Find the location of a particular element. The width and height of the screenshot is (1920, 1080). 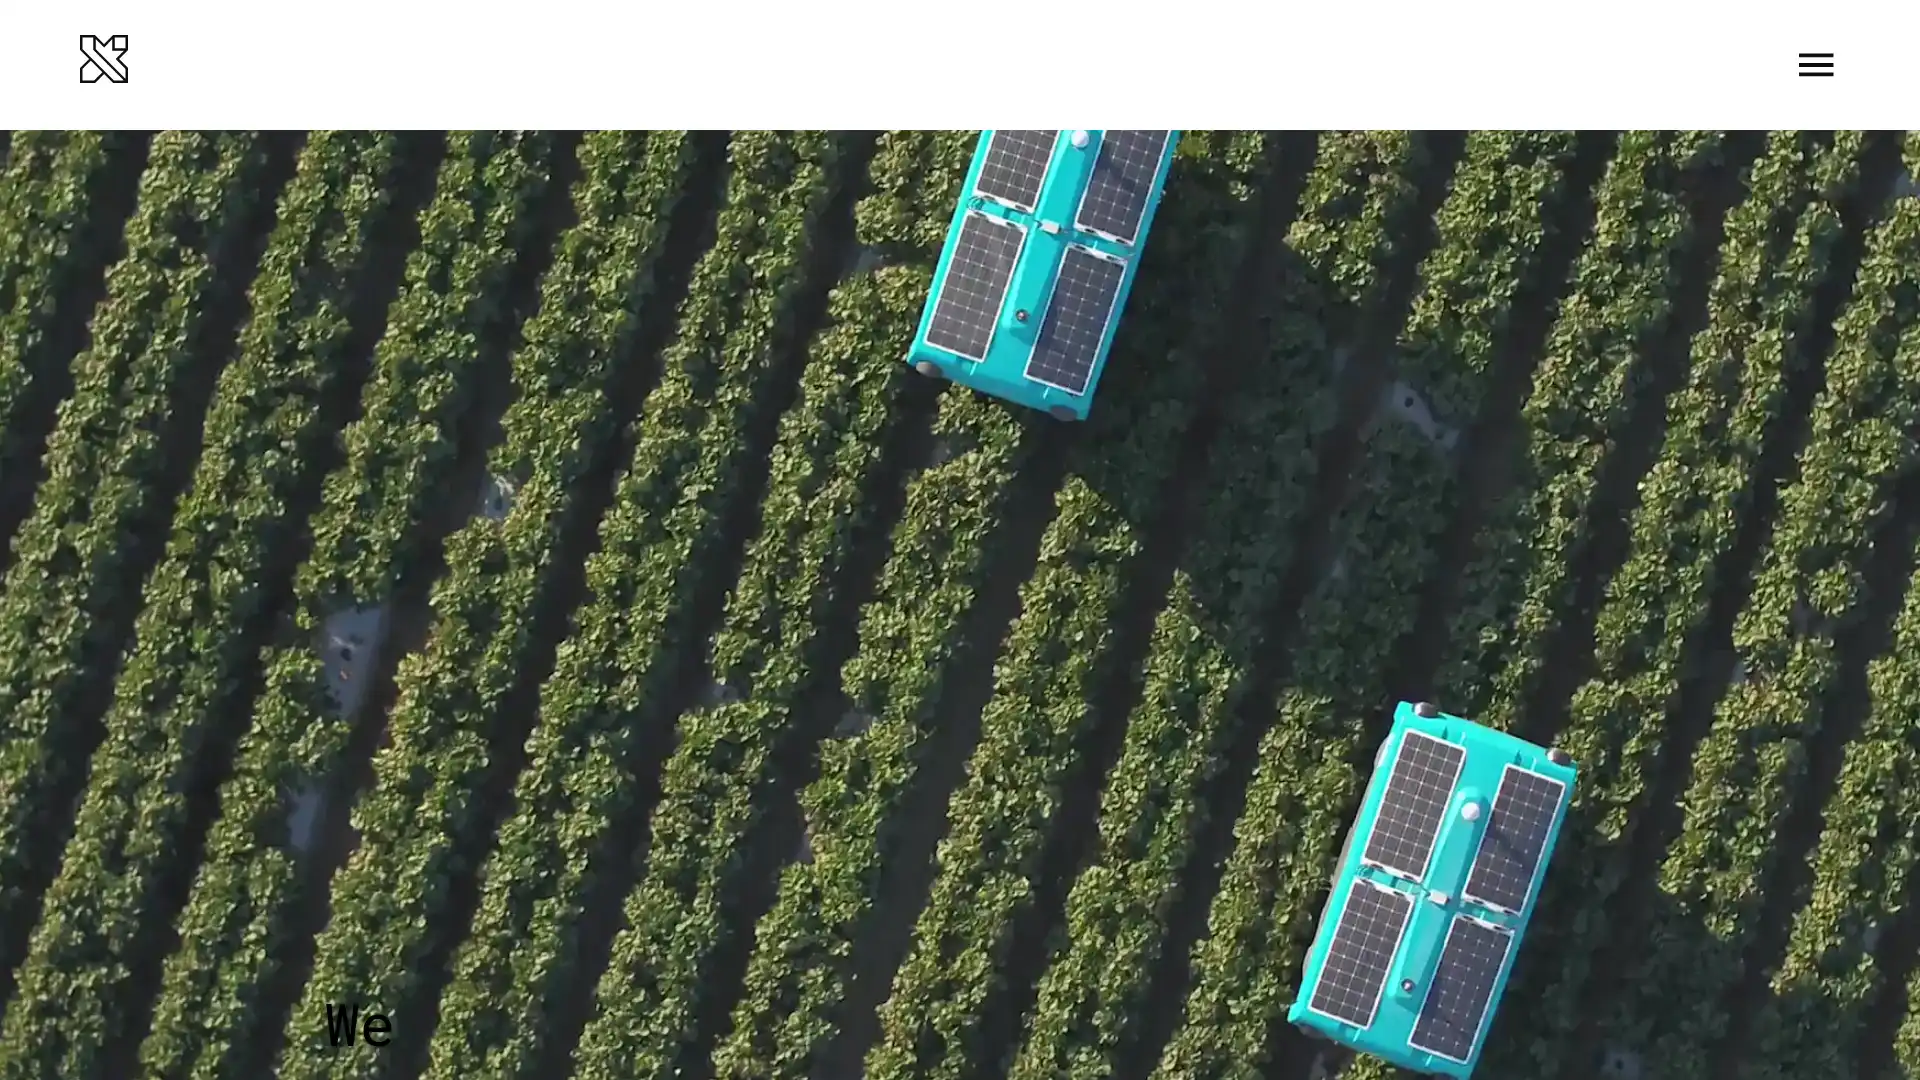

Dandelion graduates Dandelion, a project using geothermal energy to sustainably and affordably heat and cool homes, graduates from X as an independent company outside Alphabet and begins offering services in the northeastern United States. is located at coordinates (1013, 748).